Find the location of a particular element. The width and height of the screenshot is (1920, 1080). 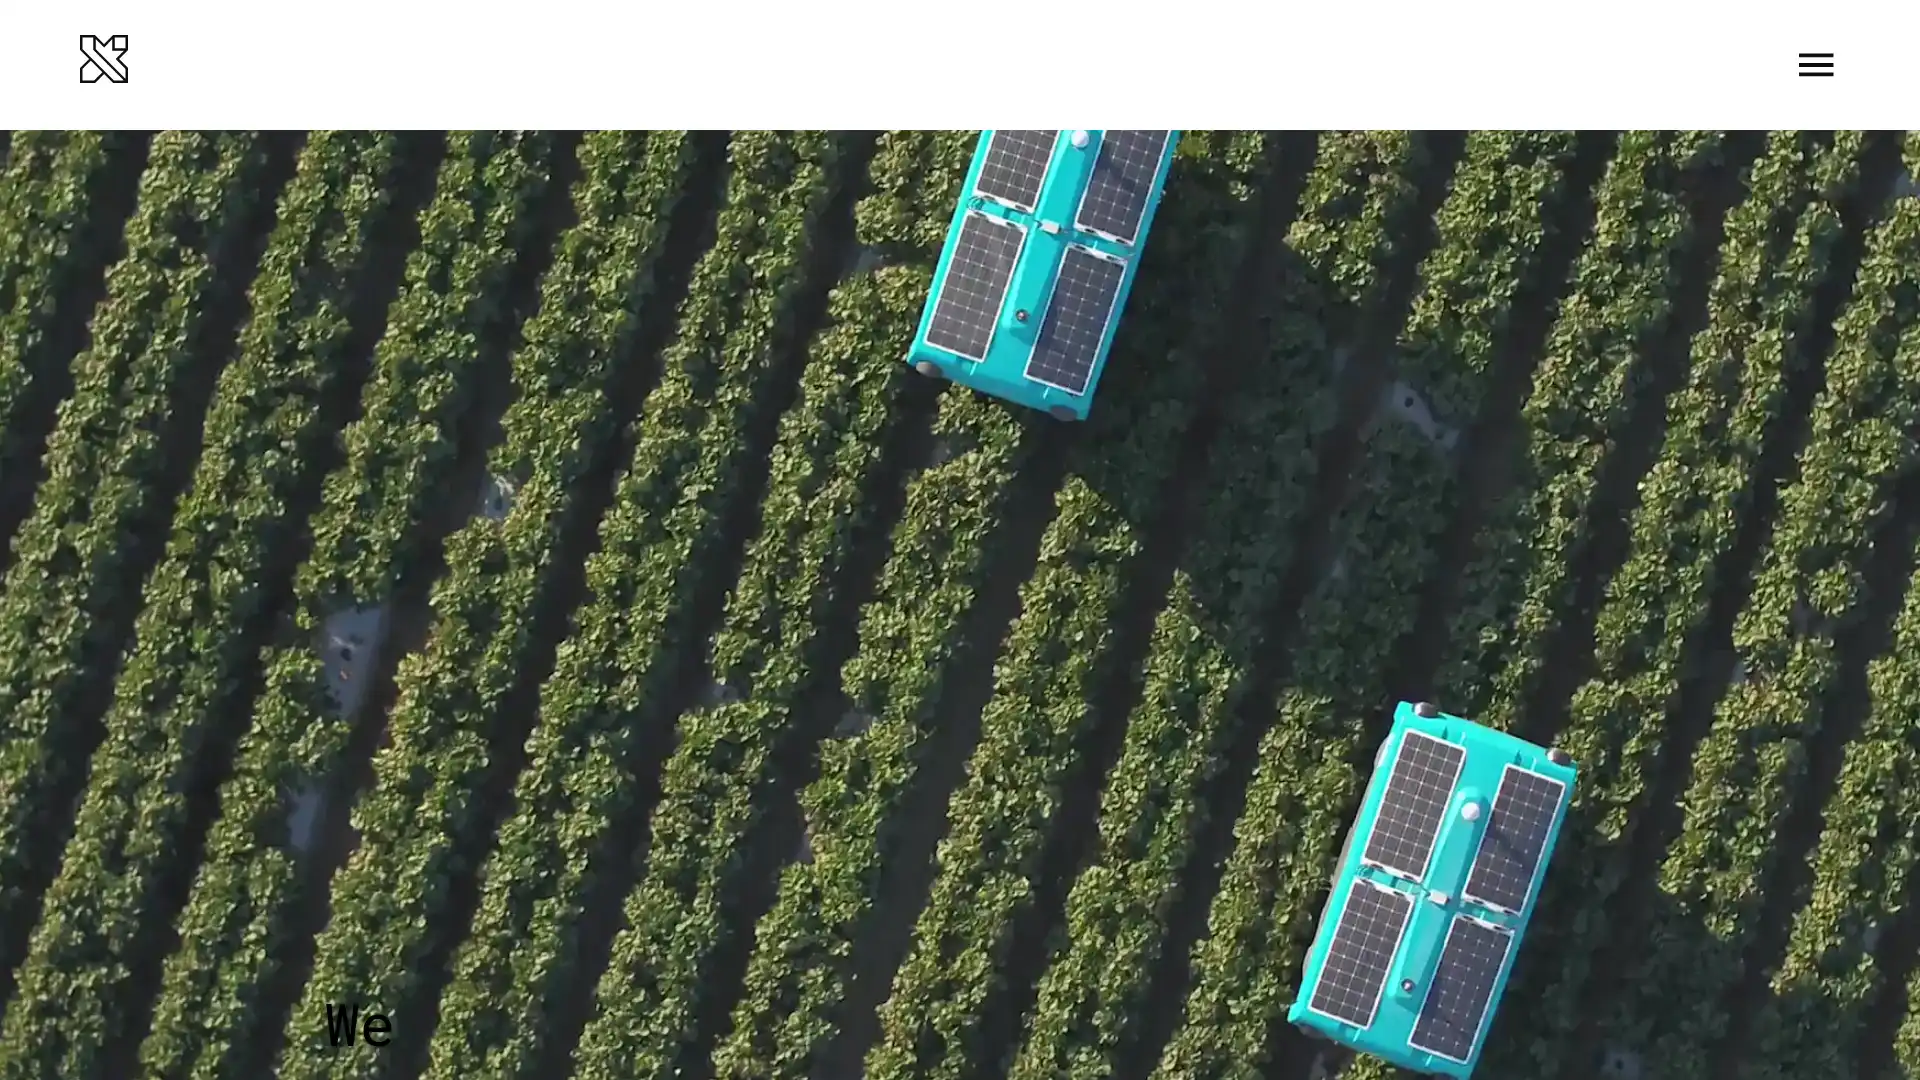

Dandelion graduates Dandelion, a project using geothermal energy to sustainably and affordably heat and cool homes, graduates from X as an independent company outside Alphabet and begins offering services in the northeastern United States. is located at coordinates (1013, 748).